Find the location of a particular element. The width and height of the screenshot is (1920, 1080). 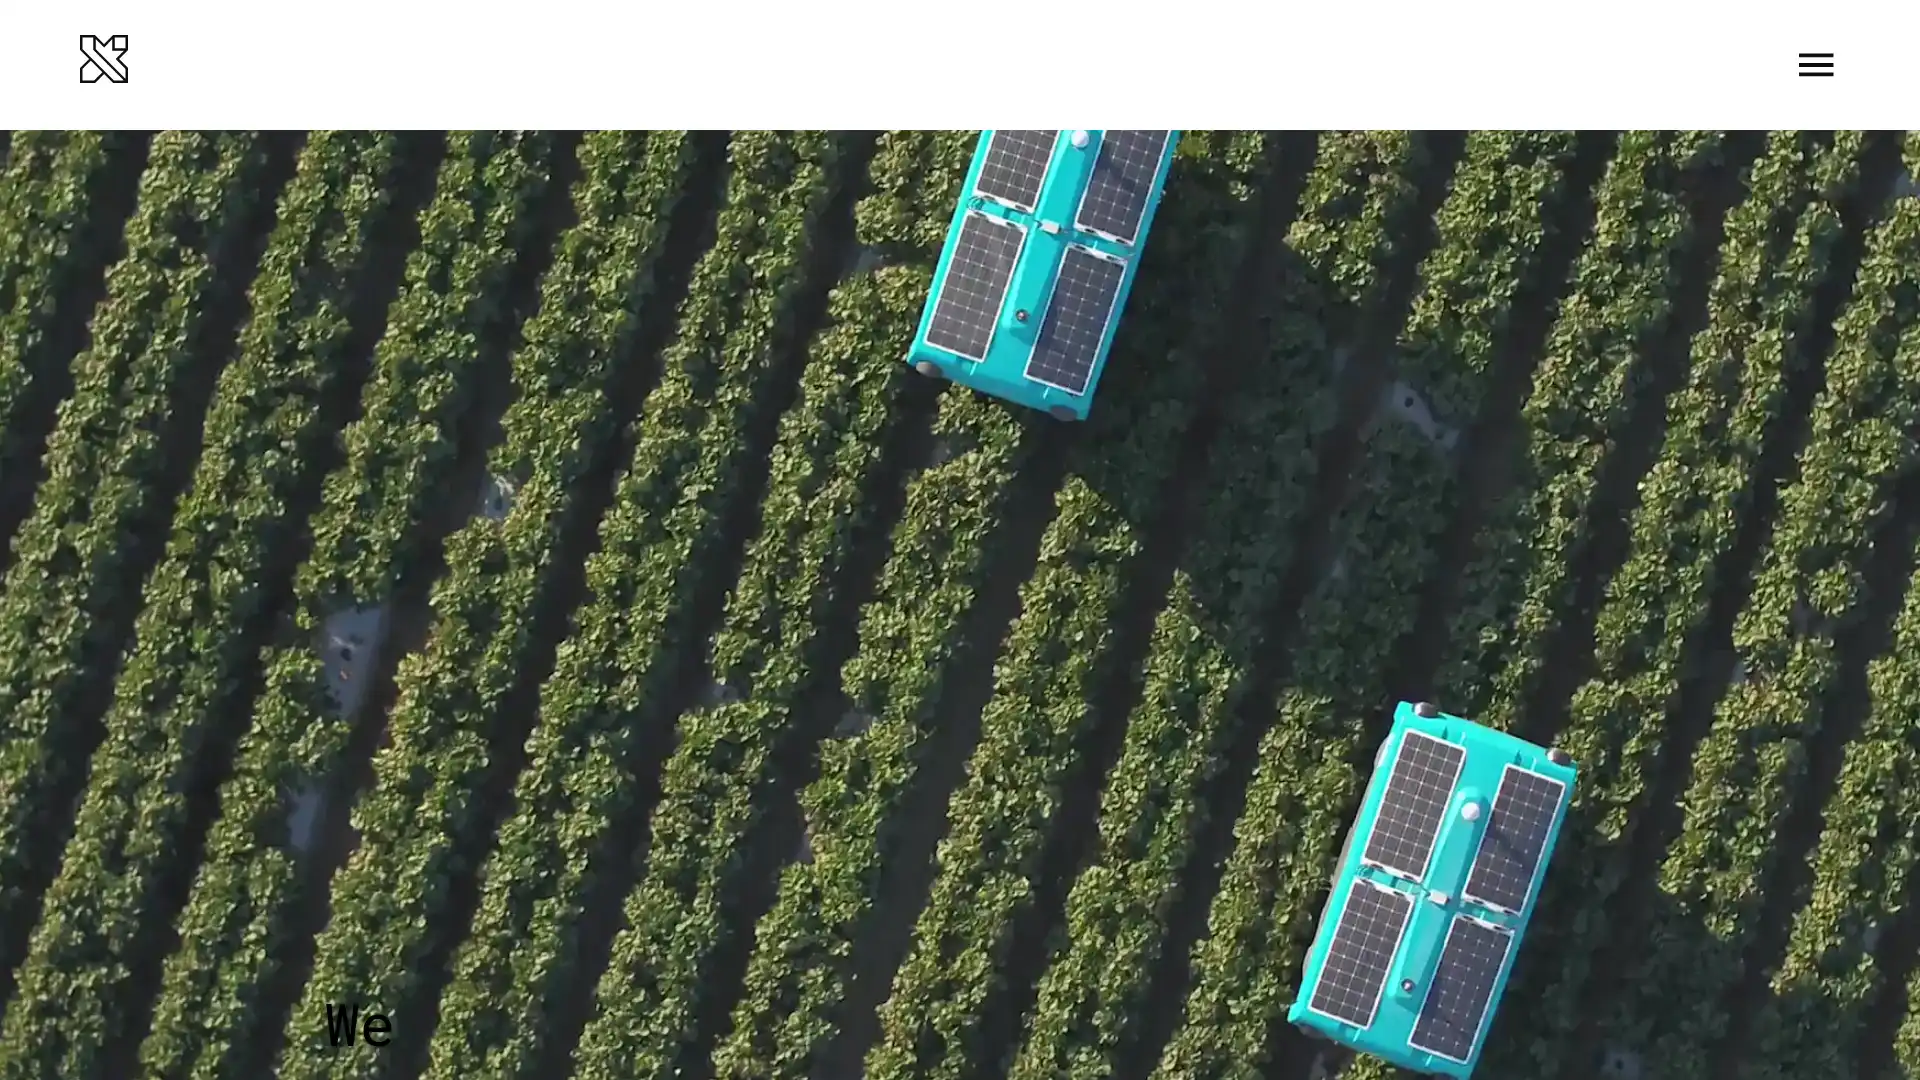

Dandelion graduates Dandelion, a project using geothermal energy to sustainably and affordably heat and cool homes, graduates from X as an independent company outside Alphabet and begins offering services in the northeastern United States. is located at coordinates (1013, 748).